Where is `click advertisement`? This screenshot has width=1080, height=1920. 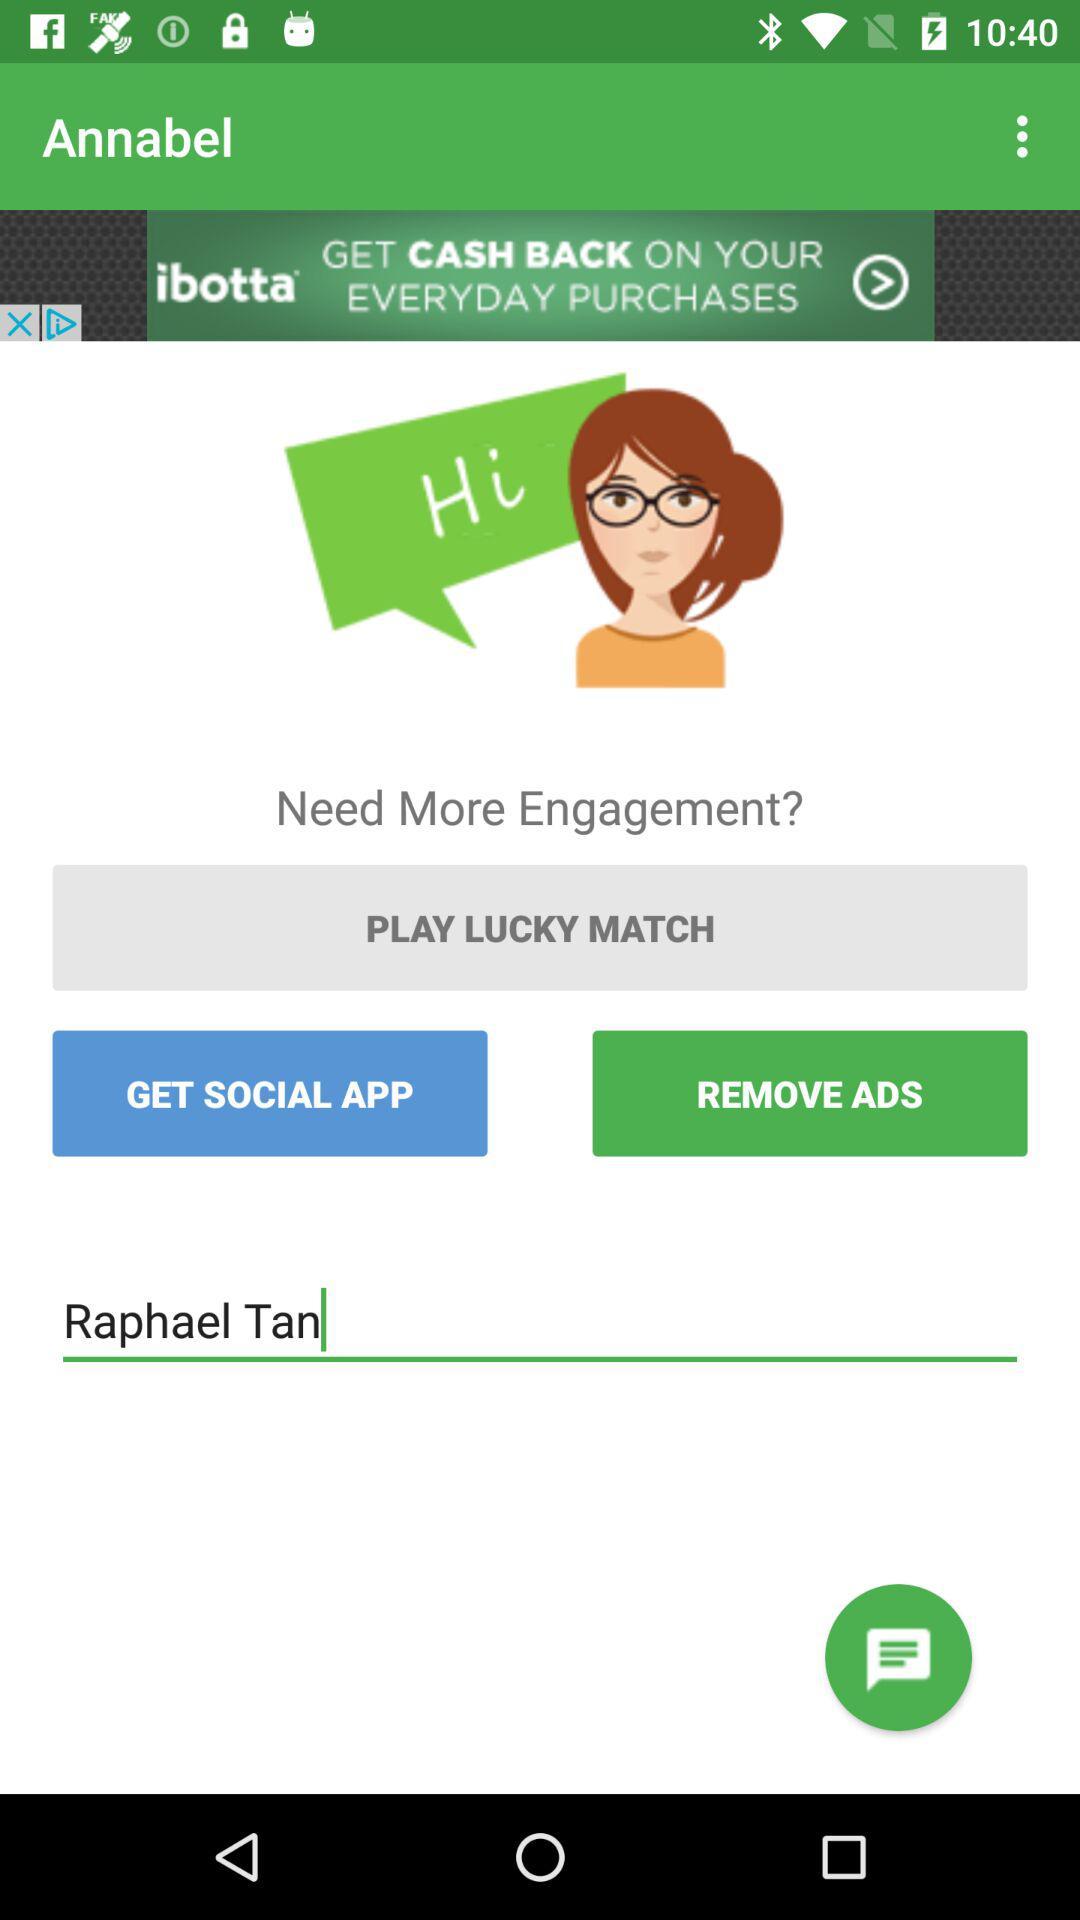 click advertisement is located at coordinates (540, 274).